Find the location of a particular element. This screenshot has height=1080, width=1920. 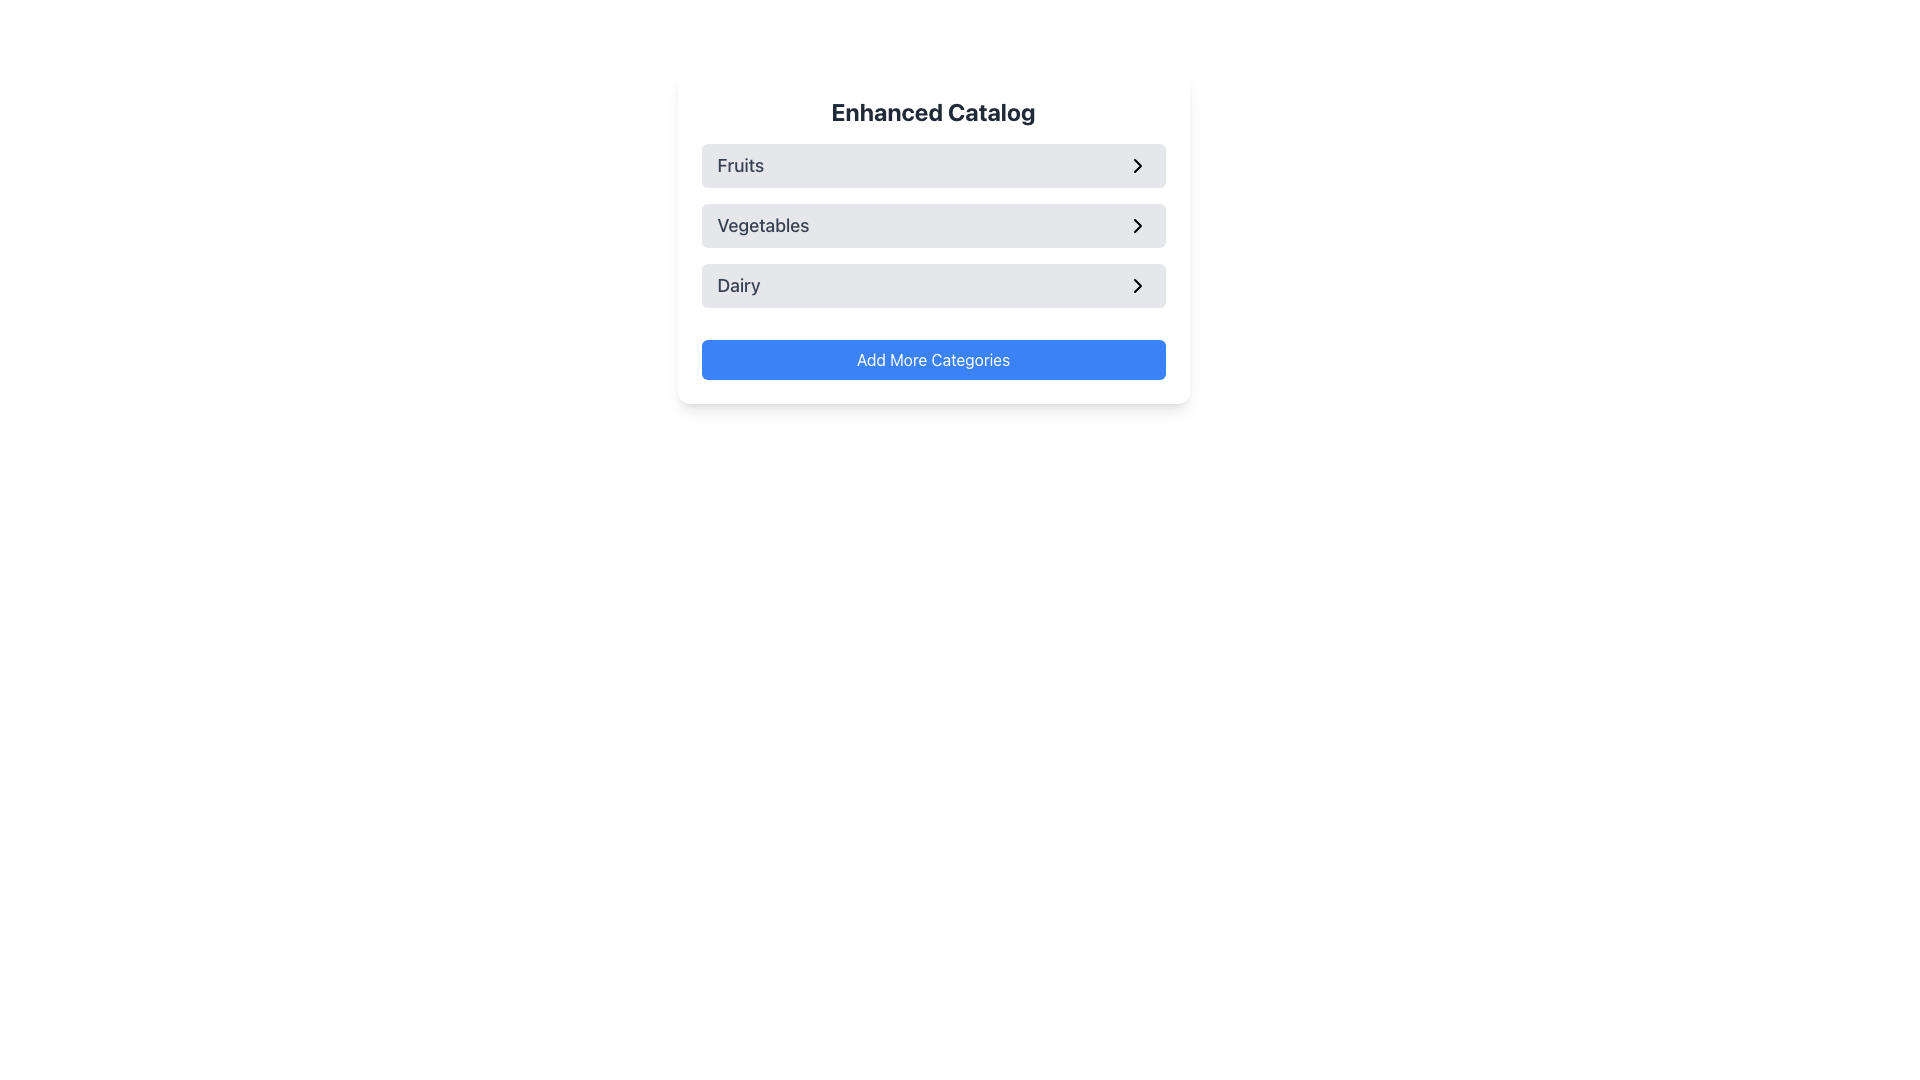

the button that allows users to add new categories to the existing list, located below the labeled rows 'Fruits', 'Vegetables', and 'Dairy' is located at coordinates (932, 358).